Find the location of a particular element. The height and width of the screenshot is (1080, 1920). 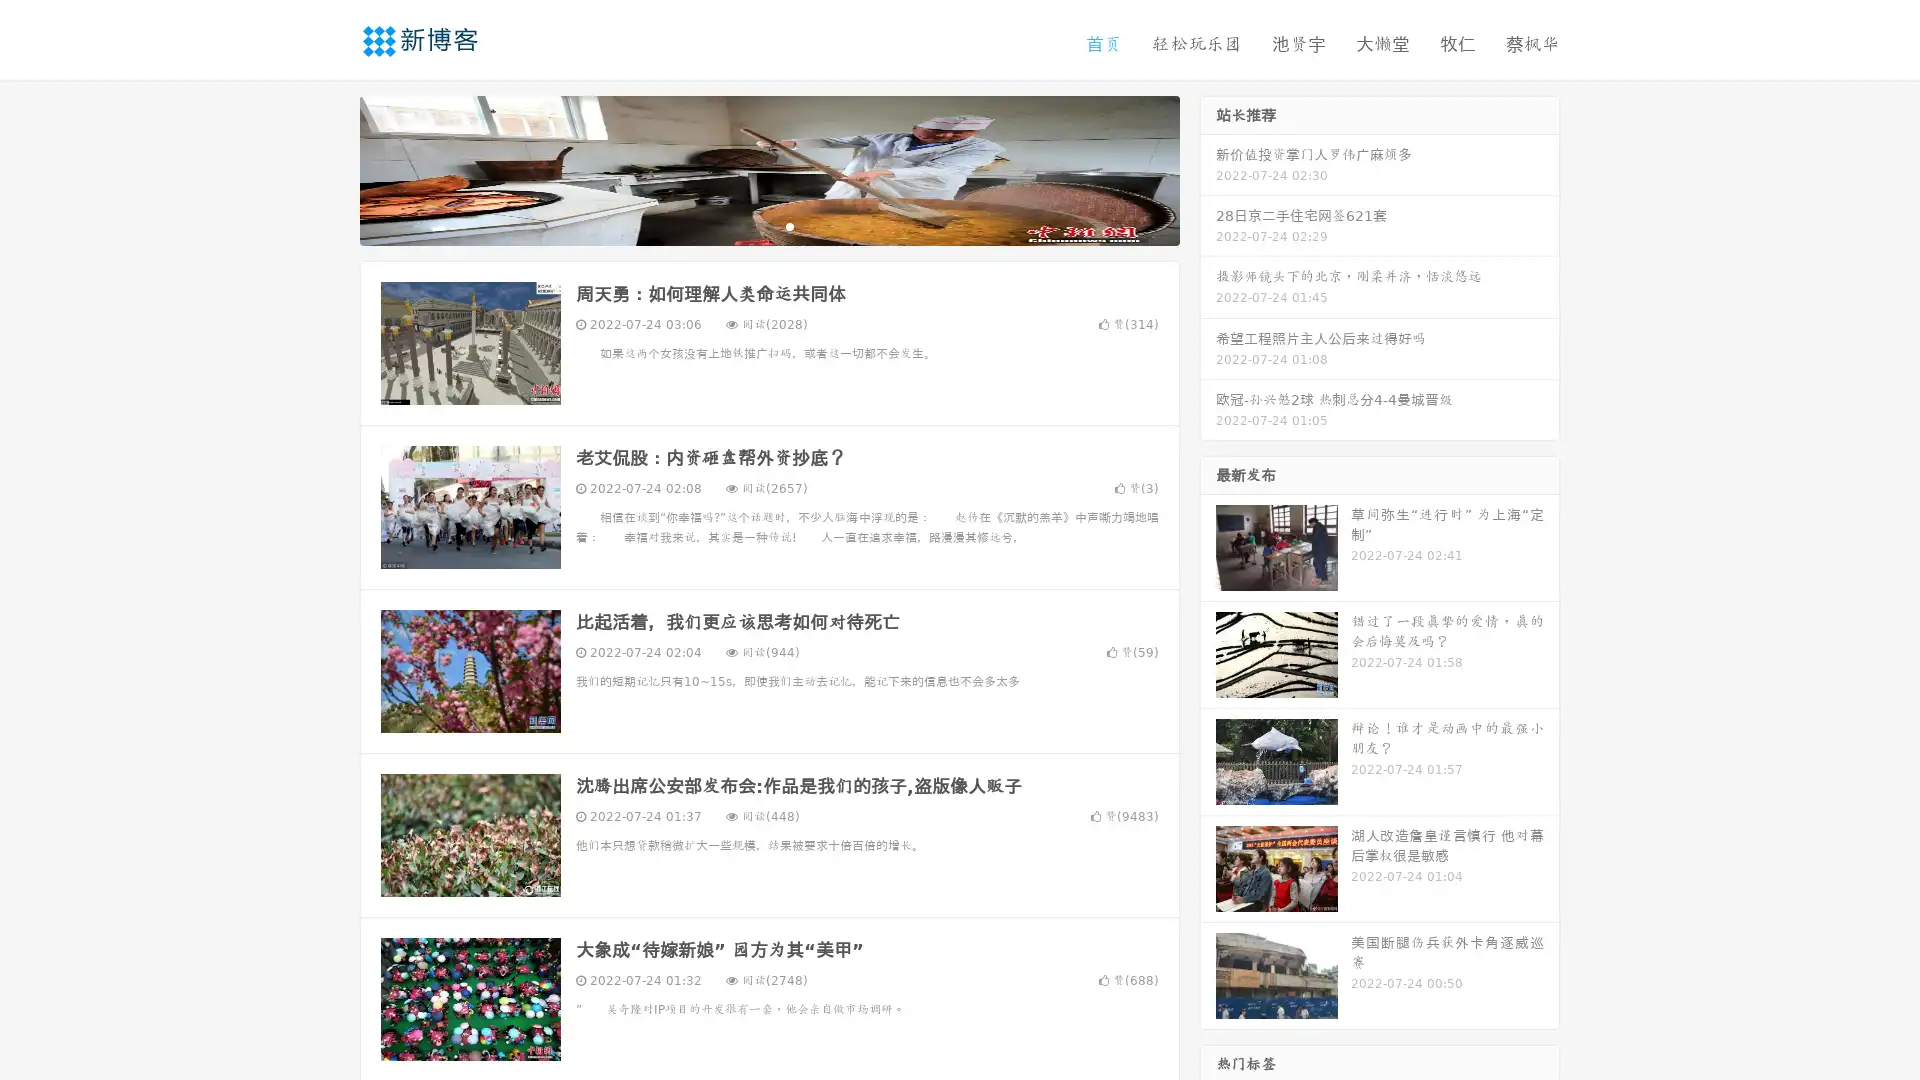

Go to slide 3 is located at coordinates (789, 225).